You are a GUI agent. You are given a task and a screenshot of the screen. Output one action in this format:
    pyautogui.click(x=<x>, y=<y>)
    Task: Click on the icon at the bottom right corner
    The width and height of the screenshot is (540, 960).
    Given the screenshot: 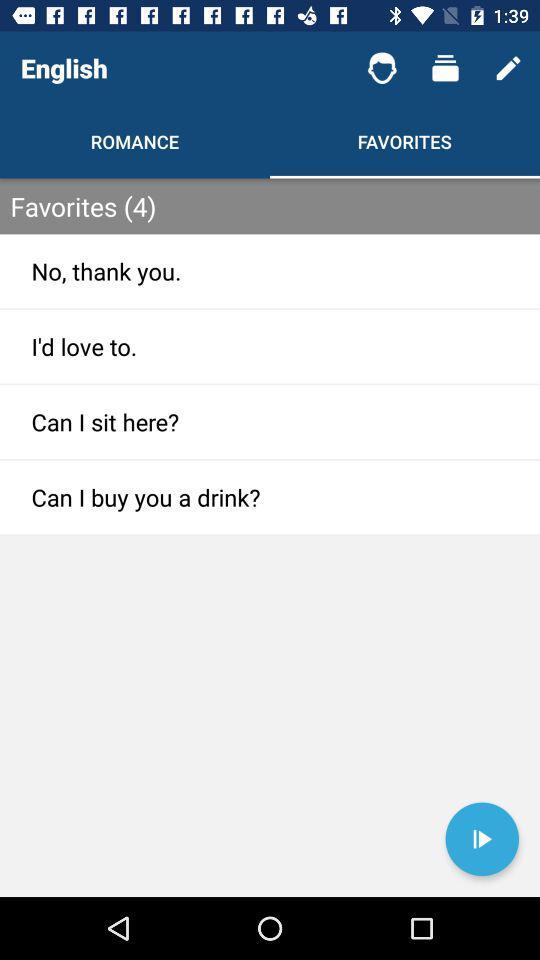 What is the action you would take?
    pyautogui.click(x=481, y=839)
    